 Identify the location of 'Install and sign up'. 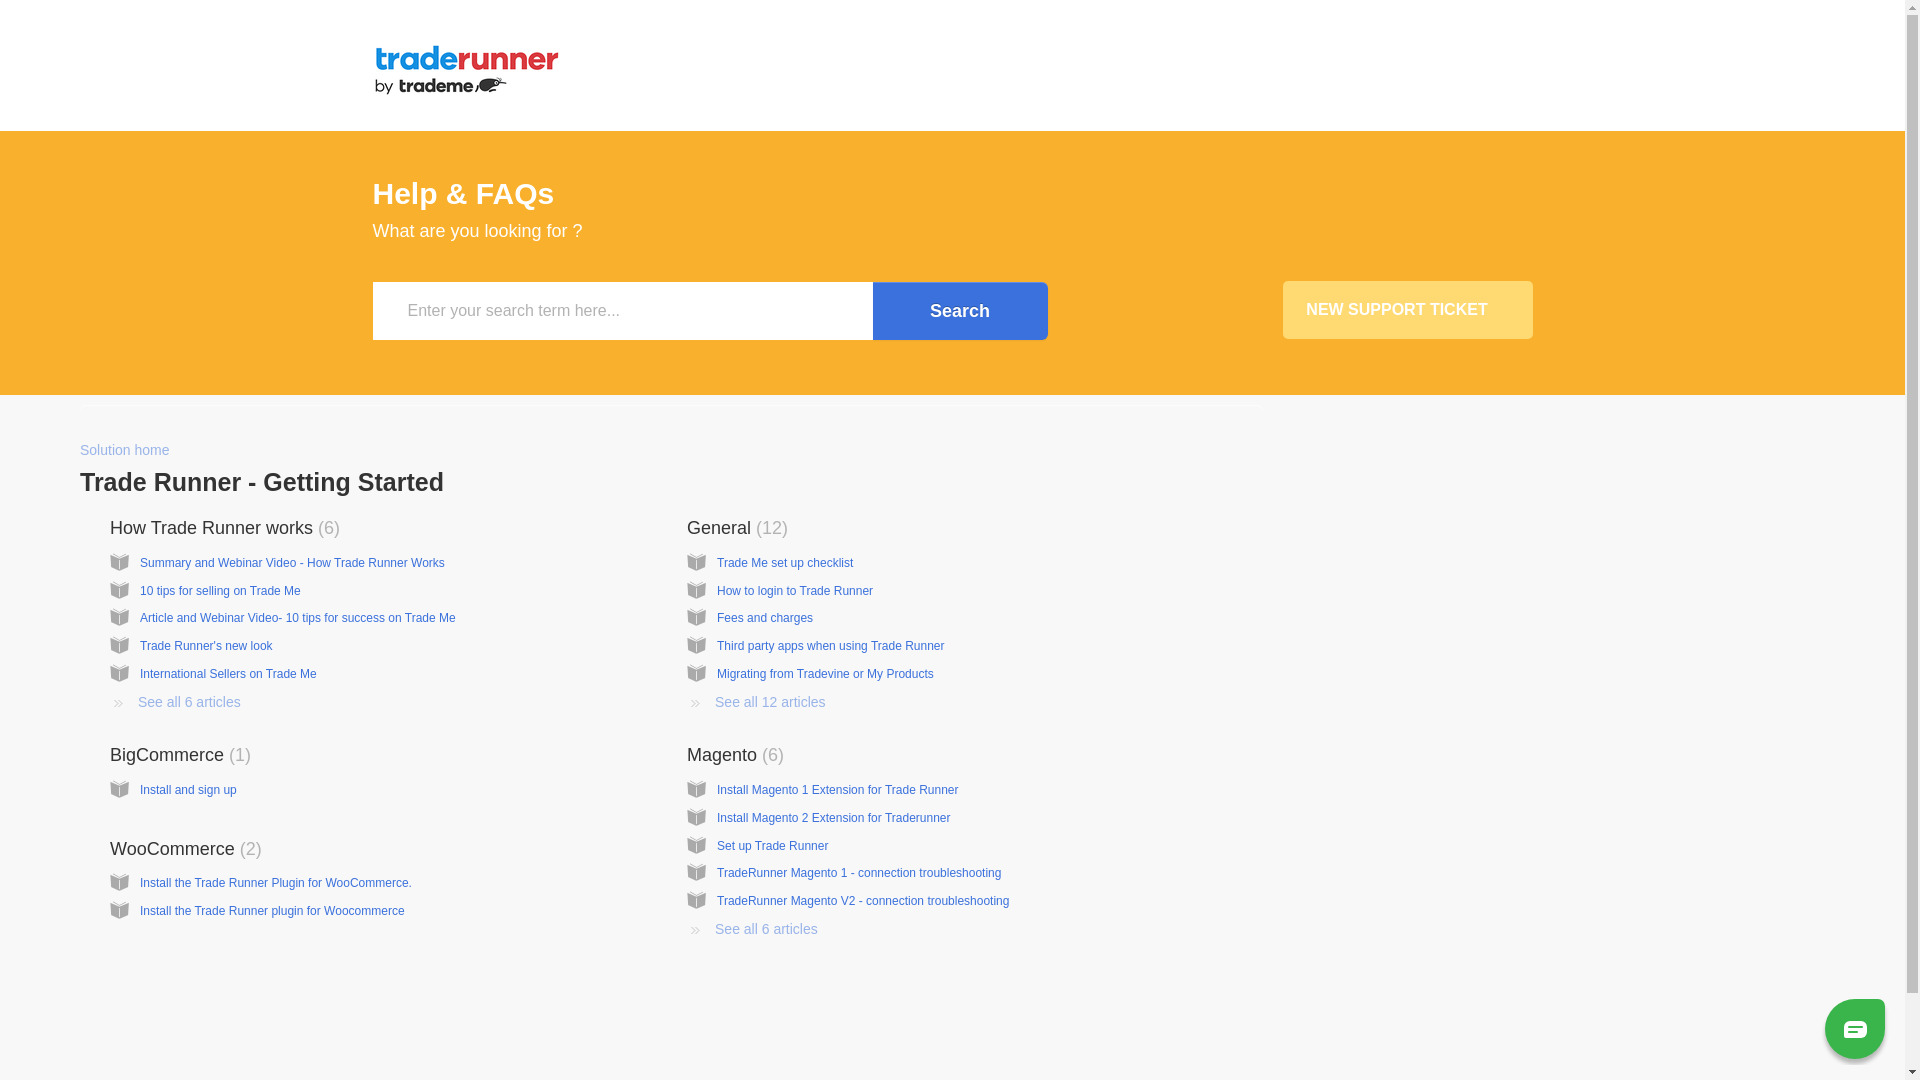
(188, 789).